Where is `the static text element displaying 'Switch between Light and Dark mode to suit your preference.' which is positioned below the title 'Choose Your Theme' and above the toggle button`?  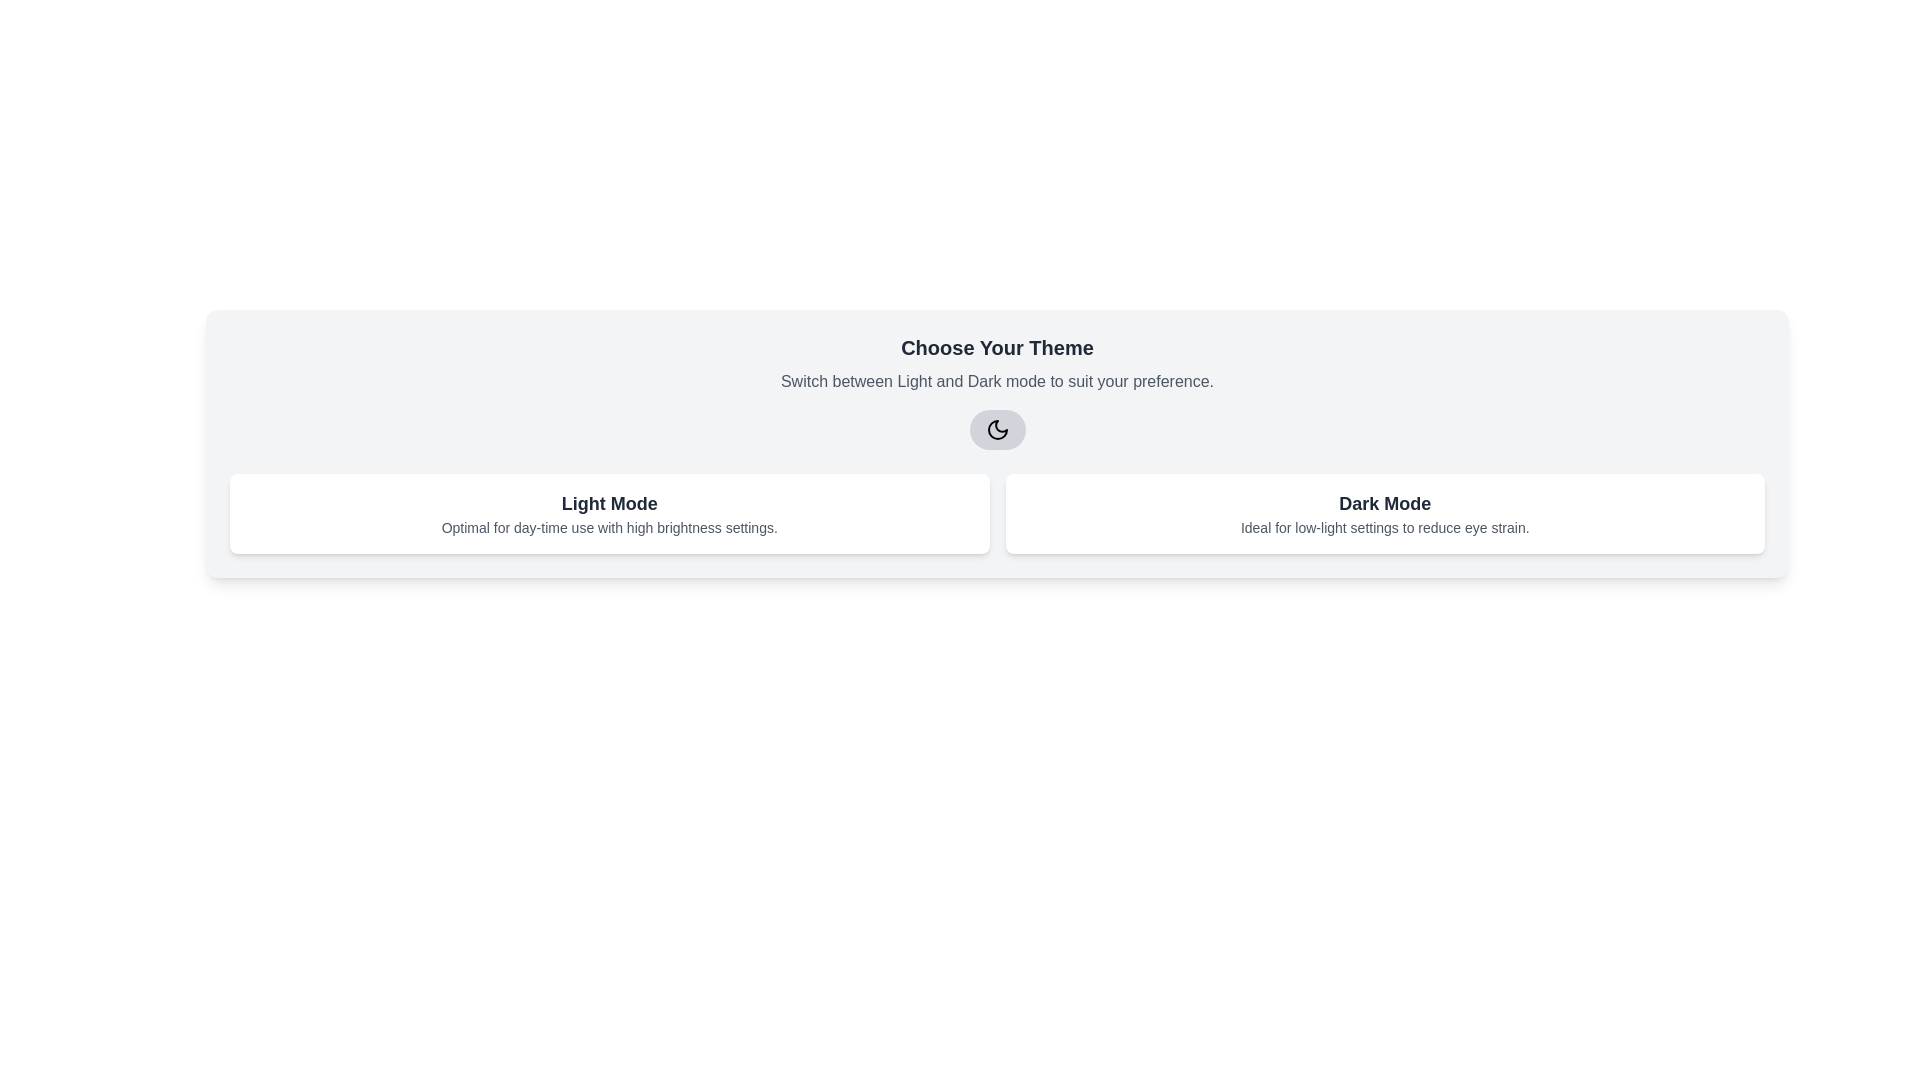 the static text element displaying 'Switch between Light and Dark mode to suit your preference.' which is positioned below the title 'Choose Your Theme' and above the toggle button is located at coordinates (997, 381).